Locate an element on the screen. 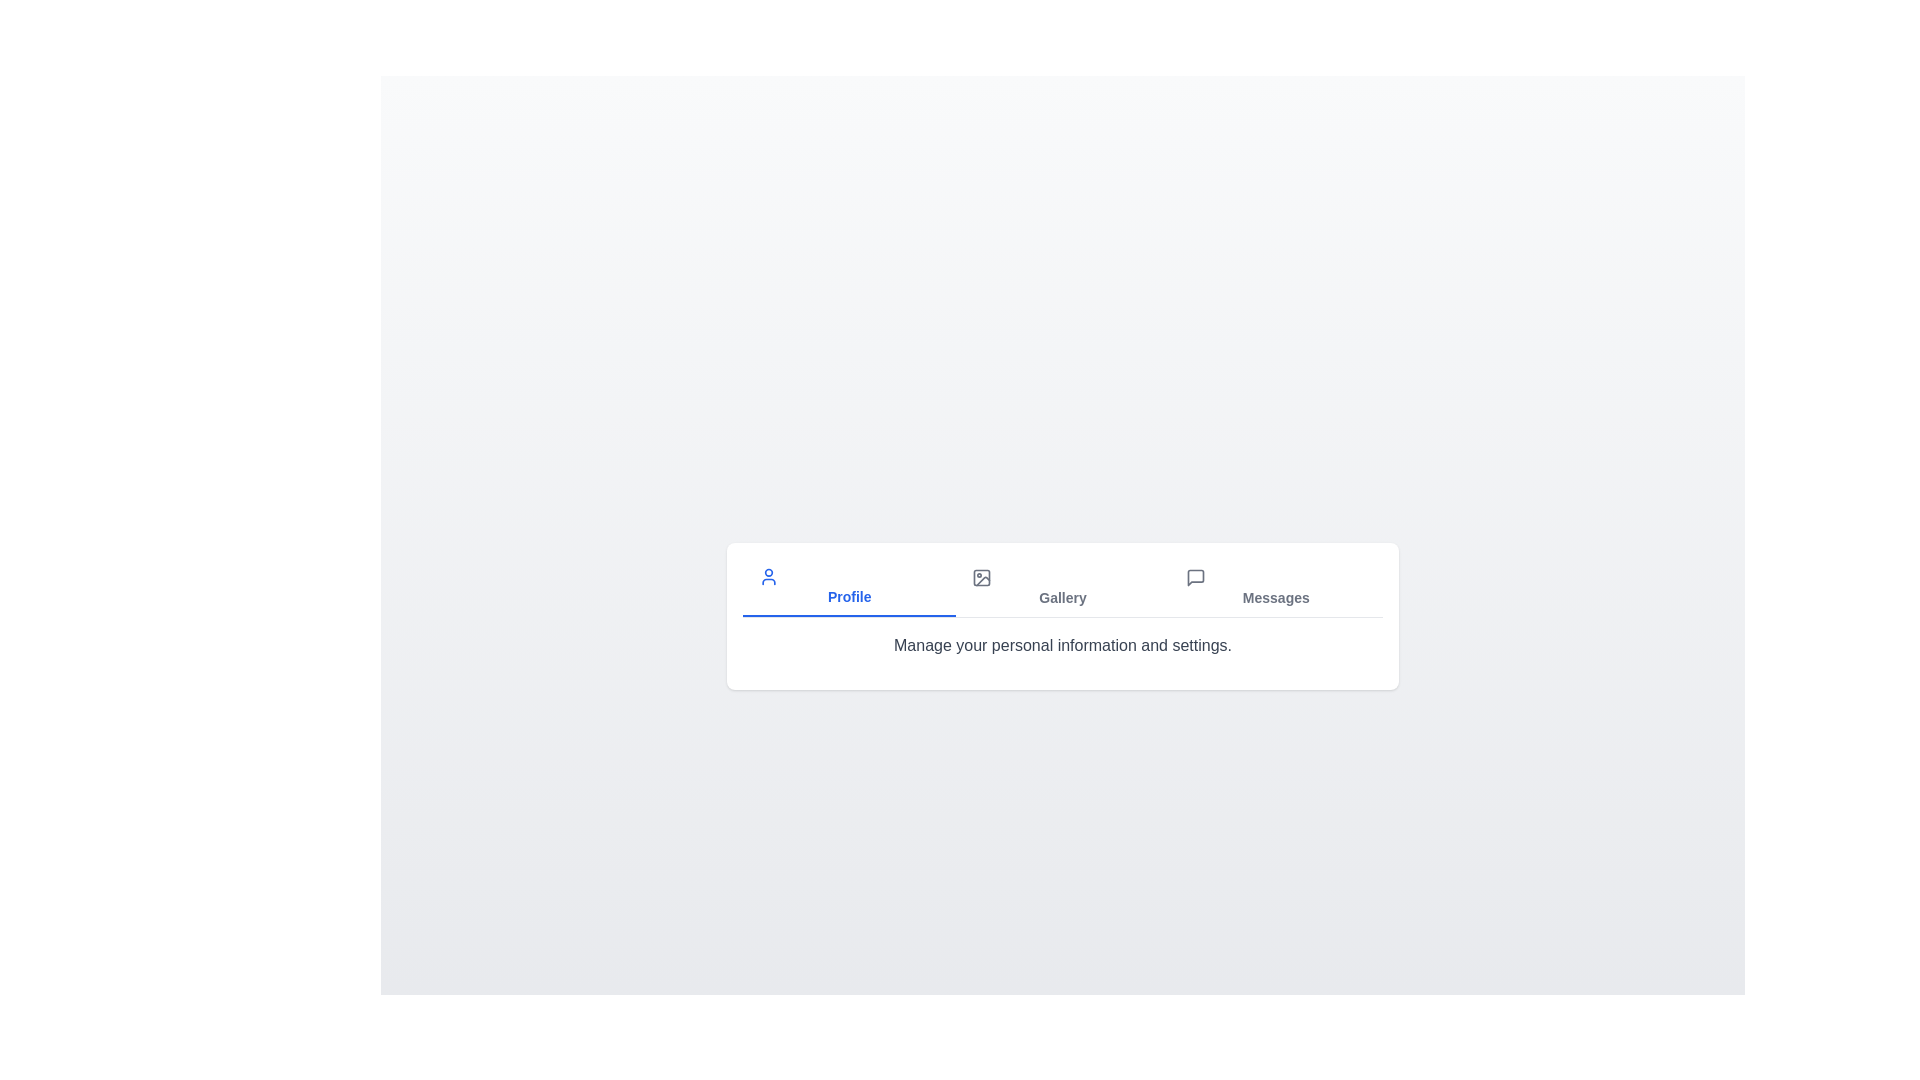 The image size is (1920, 1080). the Profile tab to view its content is located at coordinates (849, 586).